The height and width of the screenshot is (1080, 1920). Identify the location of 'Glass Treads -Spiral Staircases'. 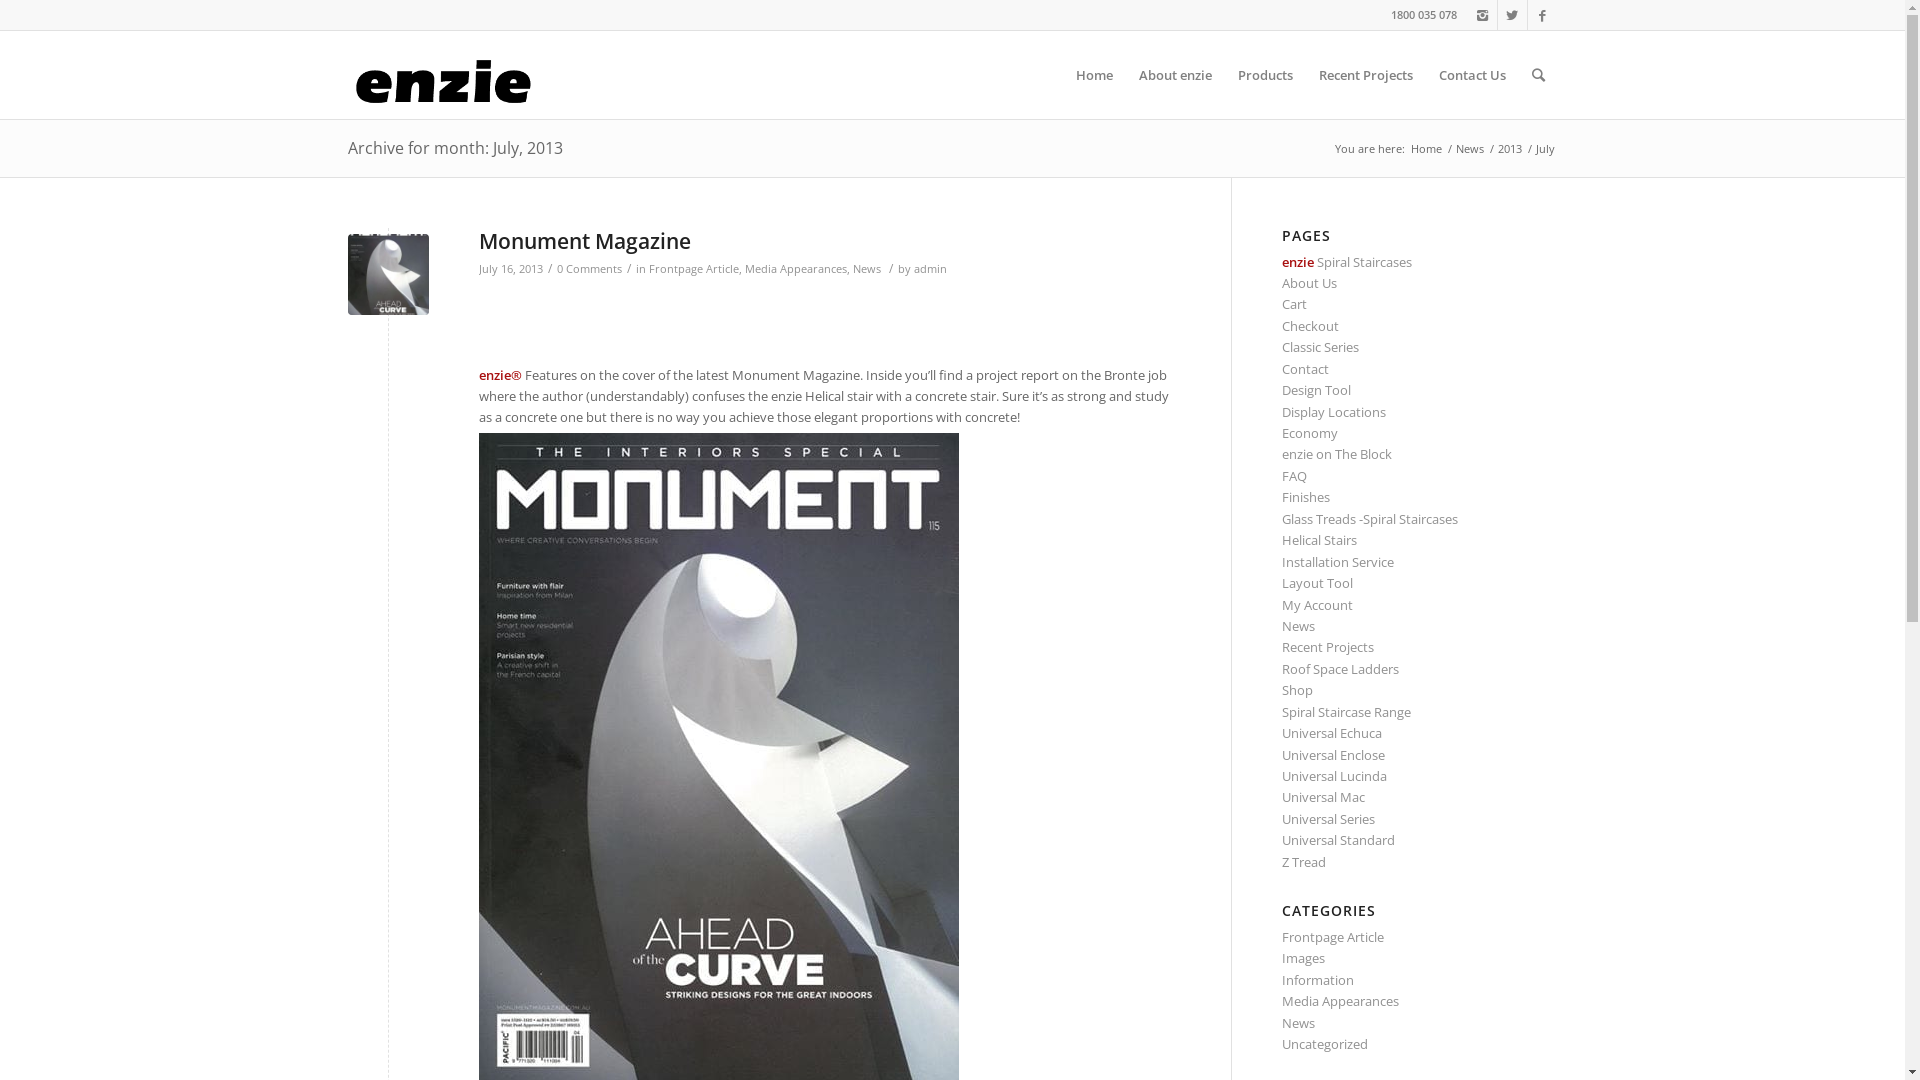
(1368, 518).